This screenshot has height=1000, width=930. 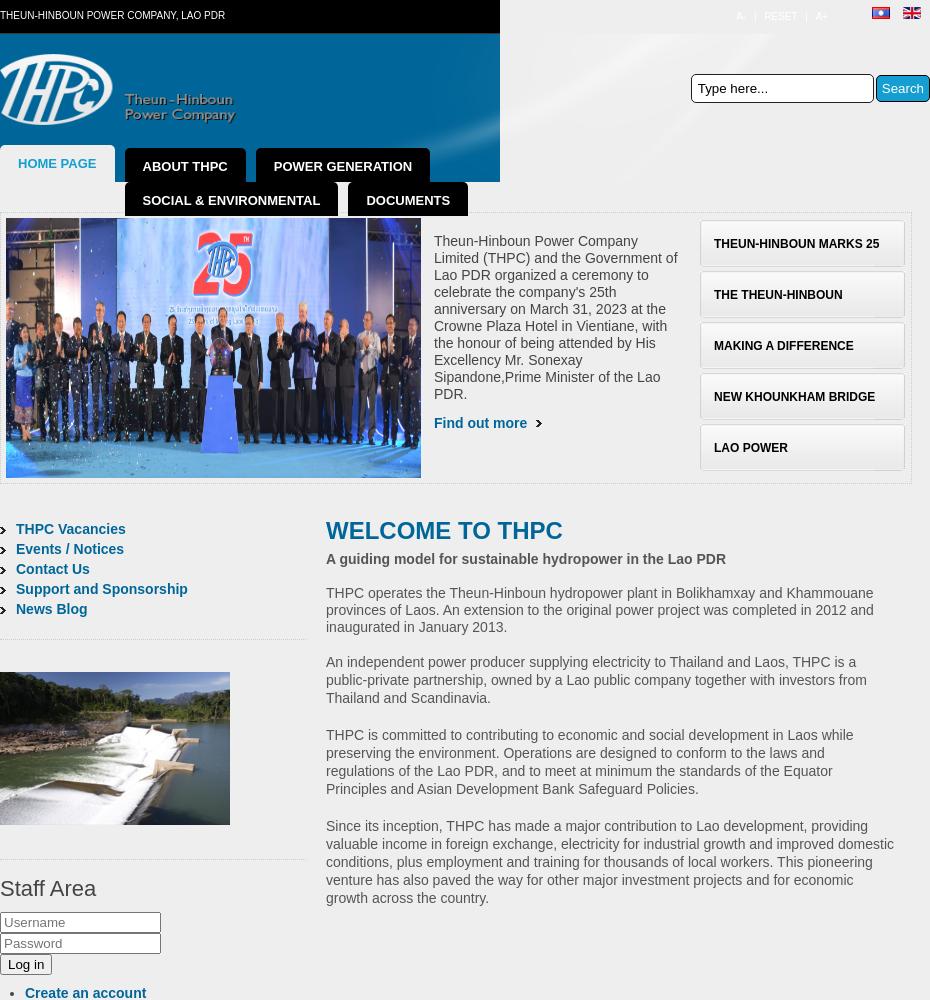 I want to click on 'Since its inception, THPC has made a major contribution to Lao development, providing valuable income in foreign exchange, electricity for industrial growth and improved domestic conditions, plus employment and training for thousands of local workers. This pioneering venture has also paved the way for other major investment projects and for economic growth across the country.', so click(x=609, y=860).